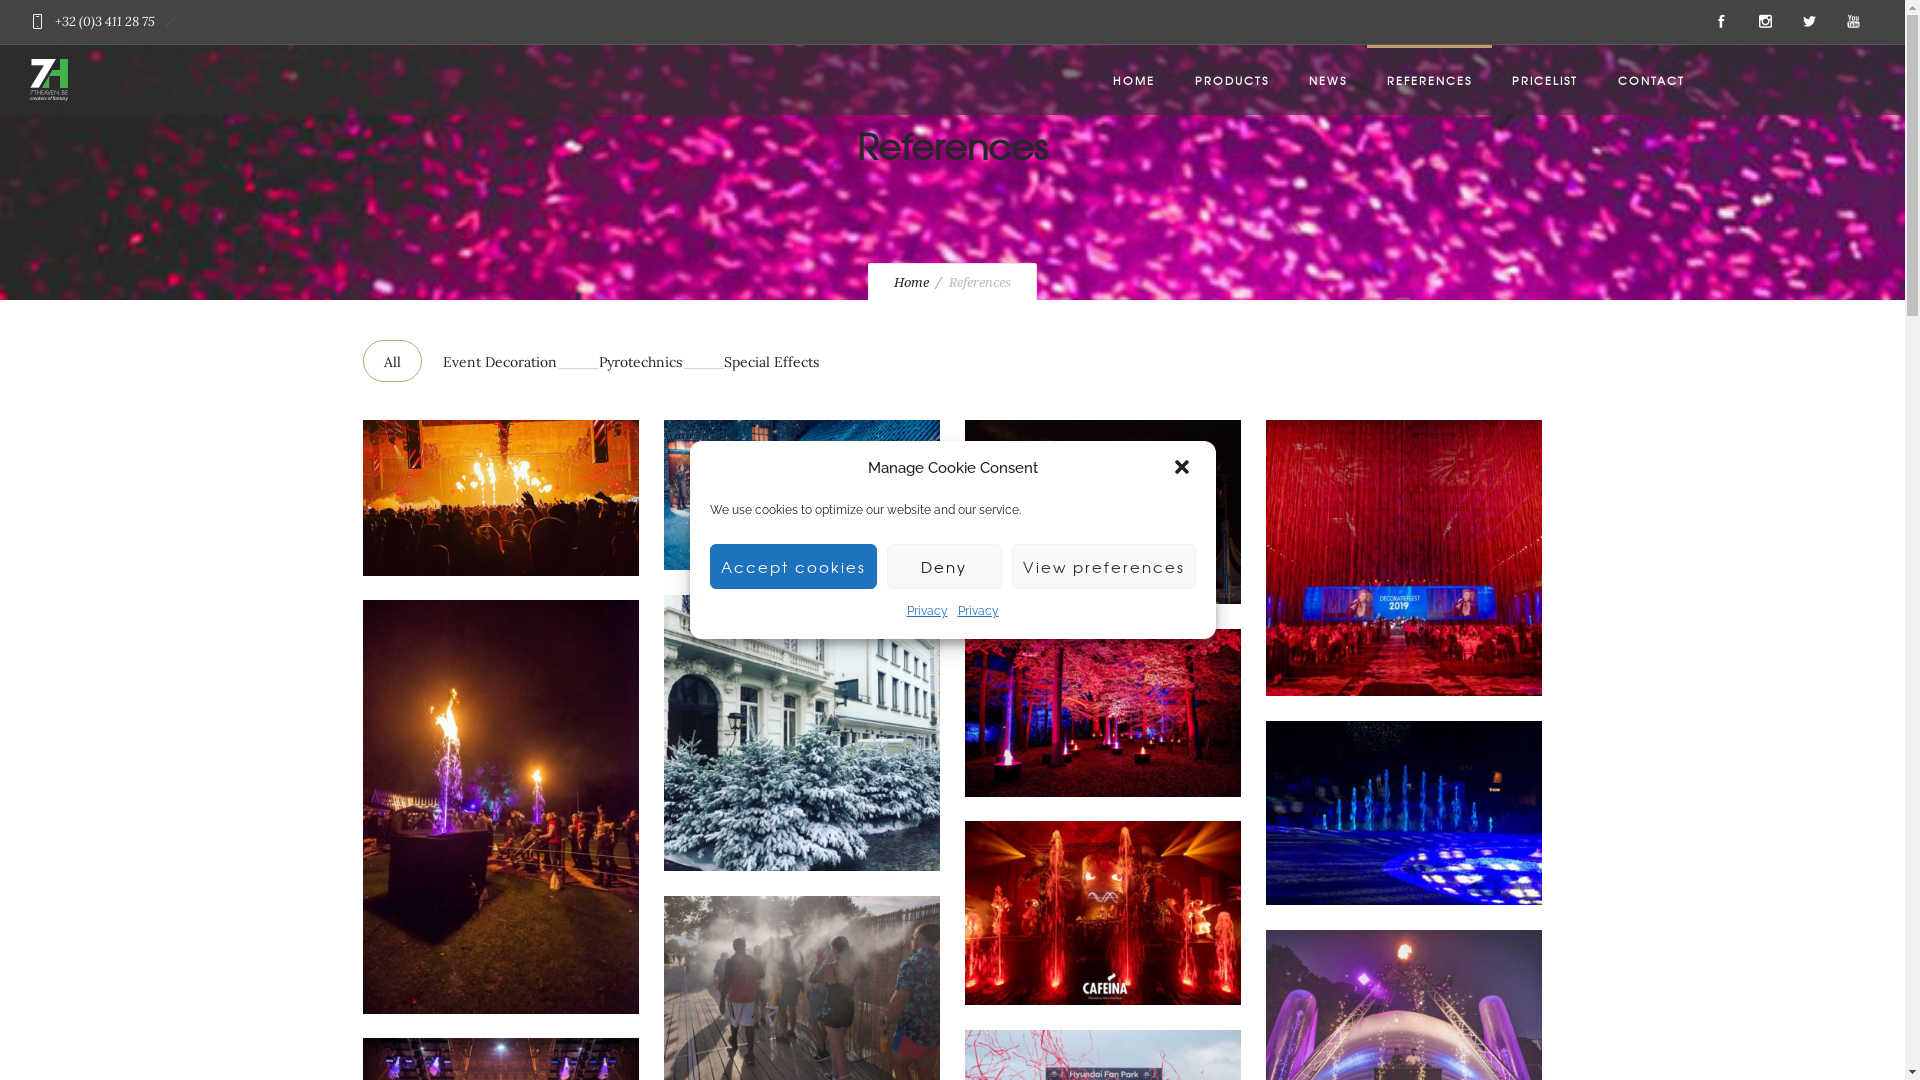  What do you see at coordinates (1597, 79) in the screenshot?
I see `'CONTACT'` at bounding box center [1597, 79].